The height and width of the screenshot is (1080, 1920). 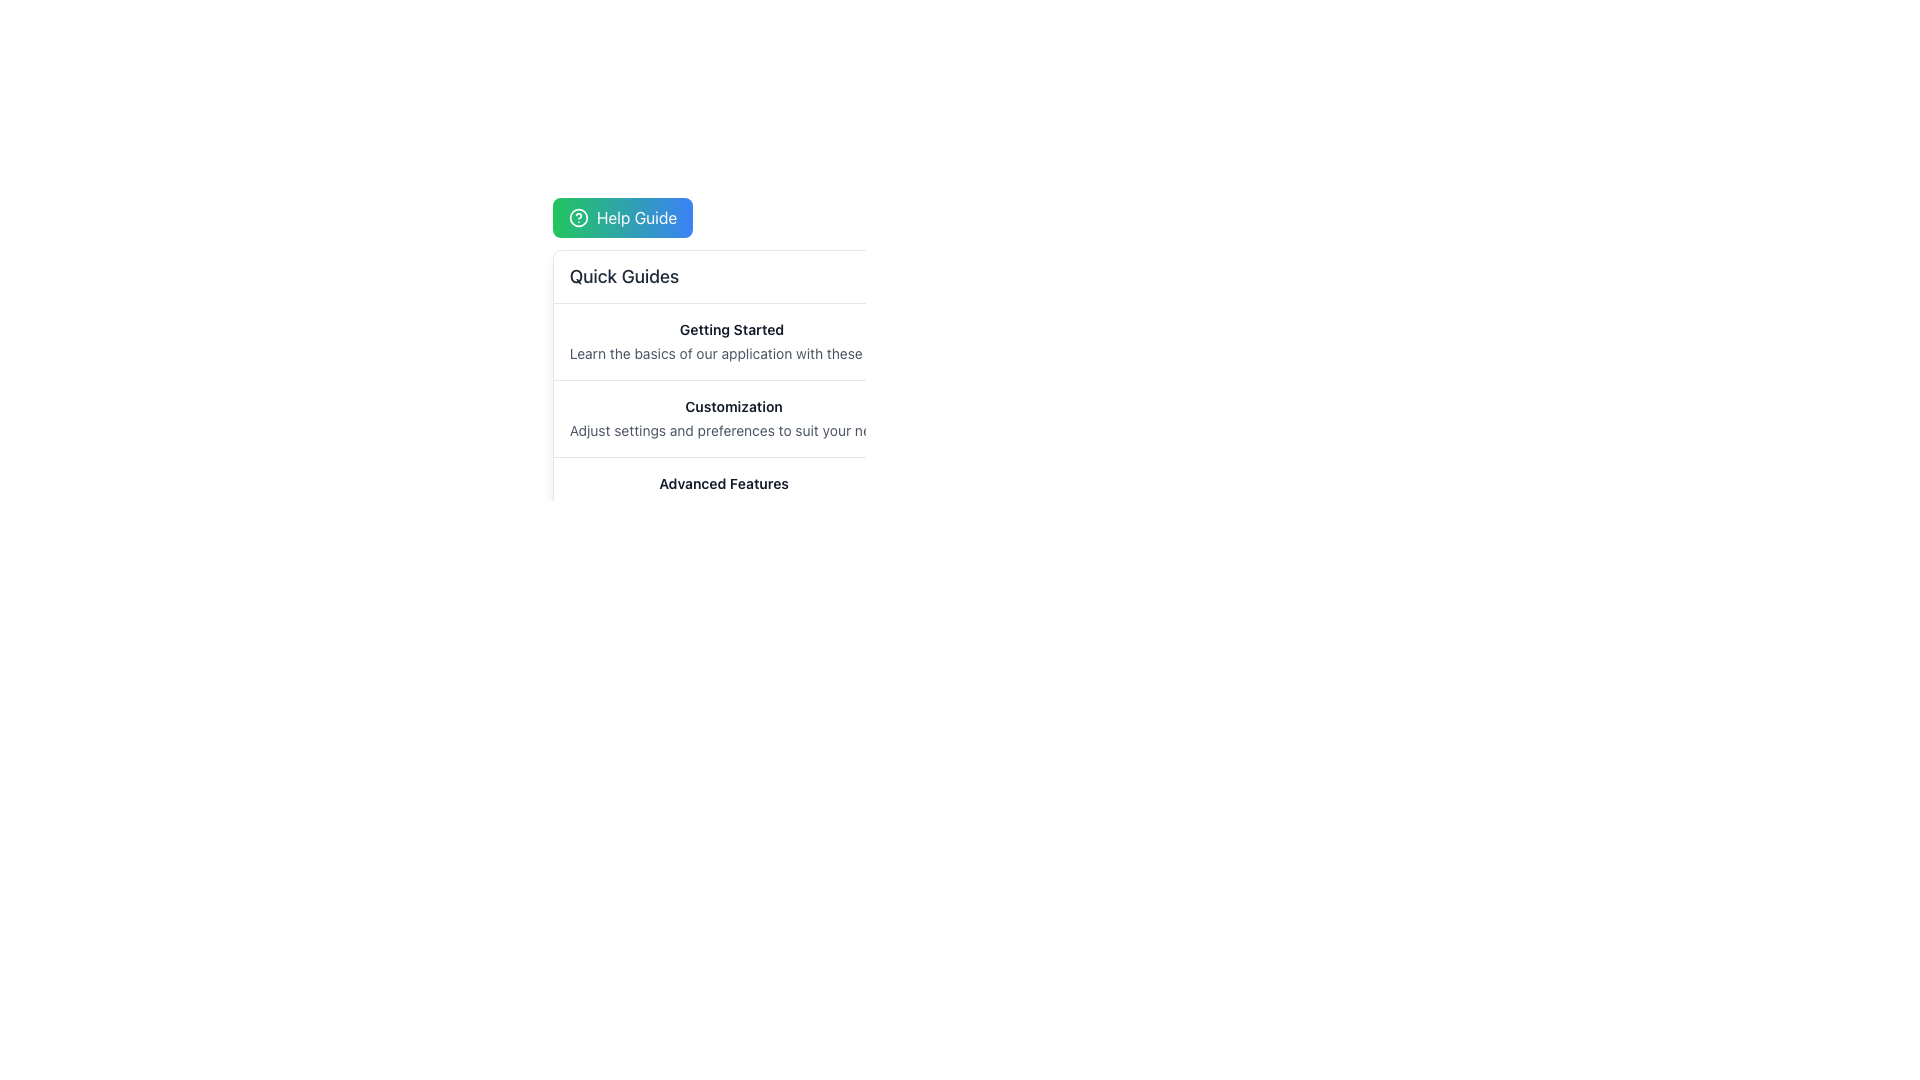 What do you see at coordinates (743, 341) in the screenshot?
I see `the 'Getting Started' informational card located in the 'Quick Guides' section` at bounding box center [743, 341].